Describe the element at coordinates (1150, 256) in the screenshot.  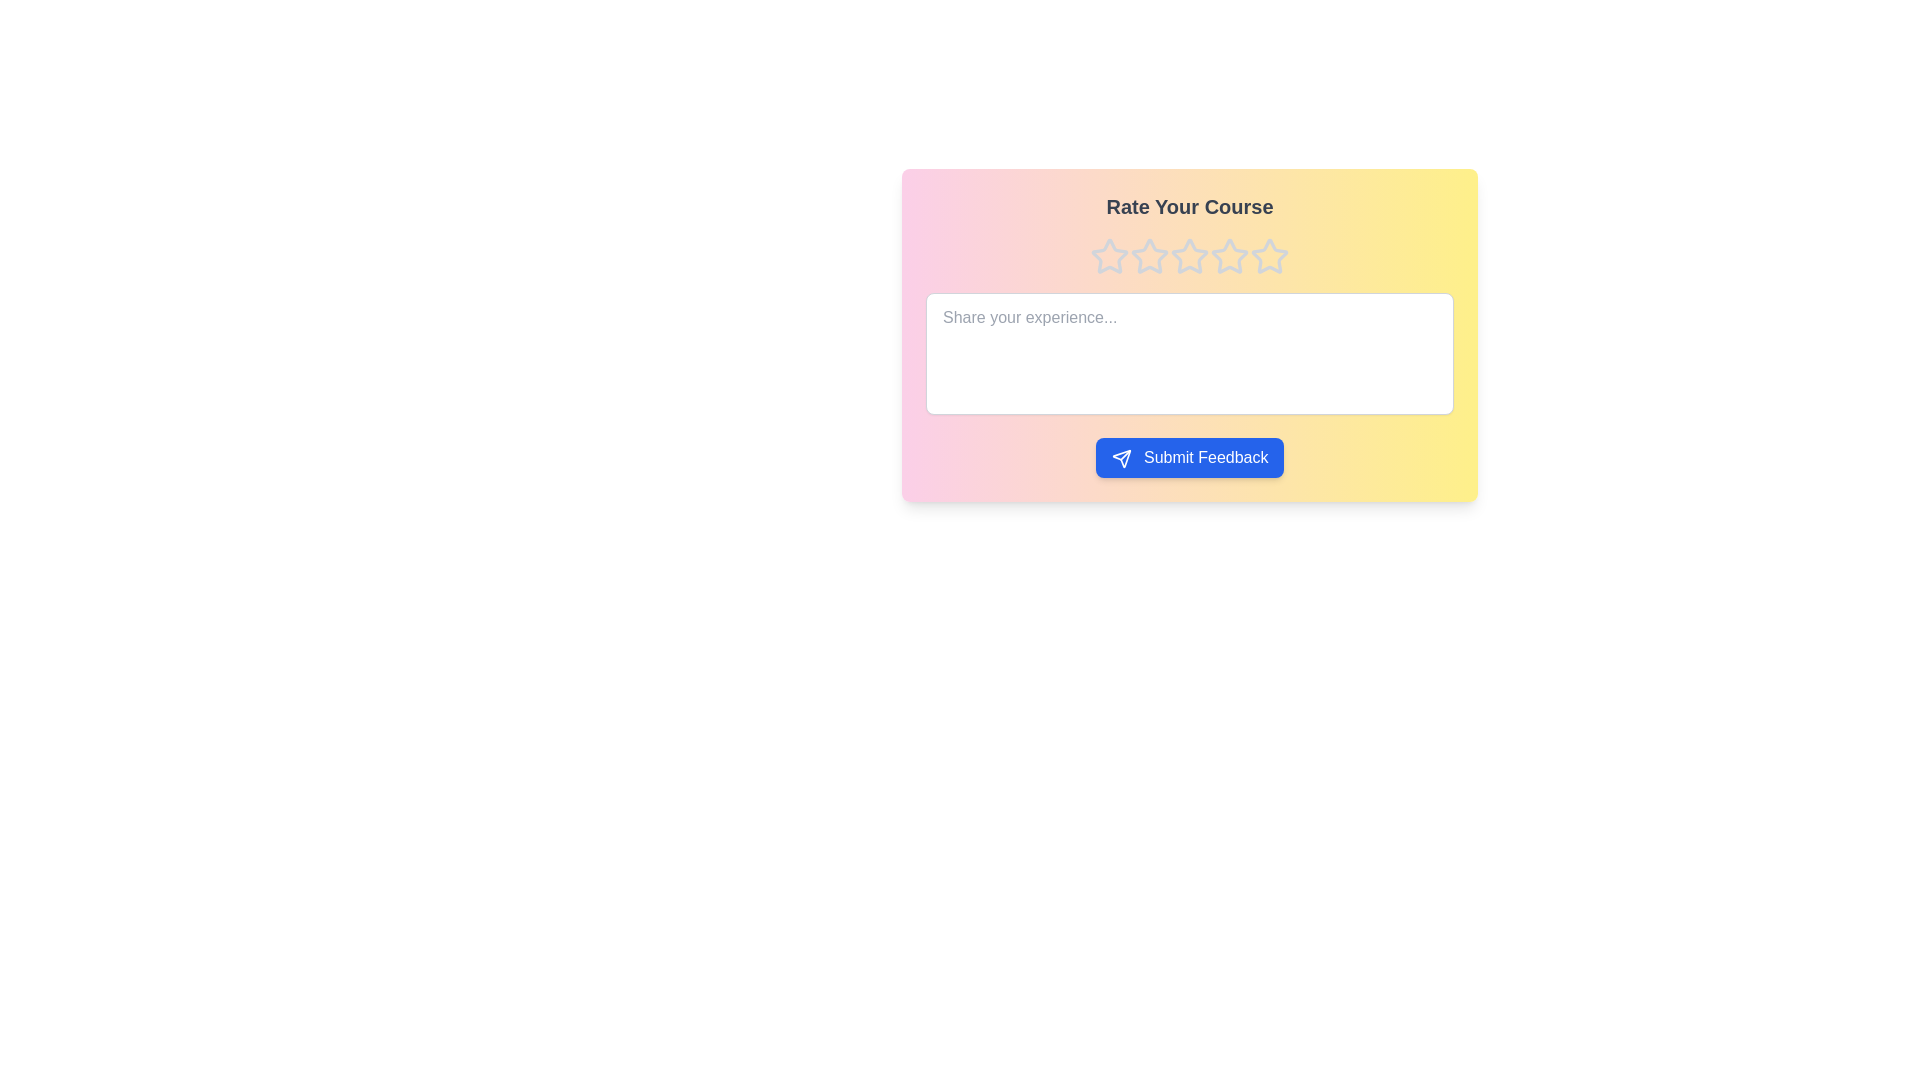
I see `the second interactive star icon for rating, located below the text 'Rate Your Course' in the feedback form box` at that location.